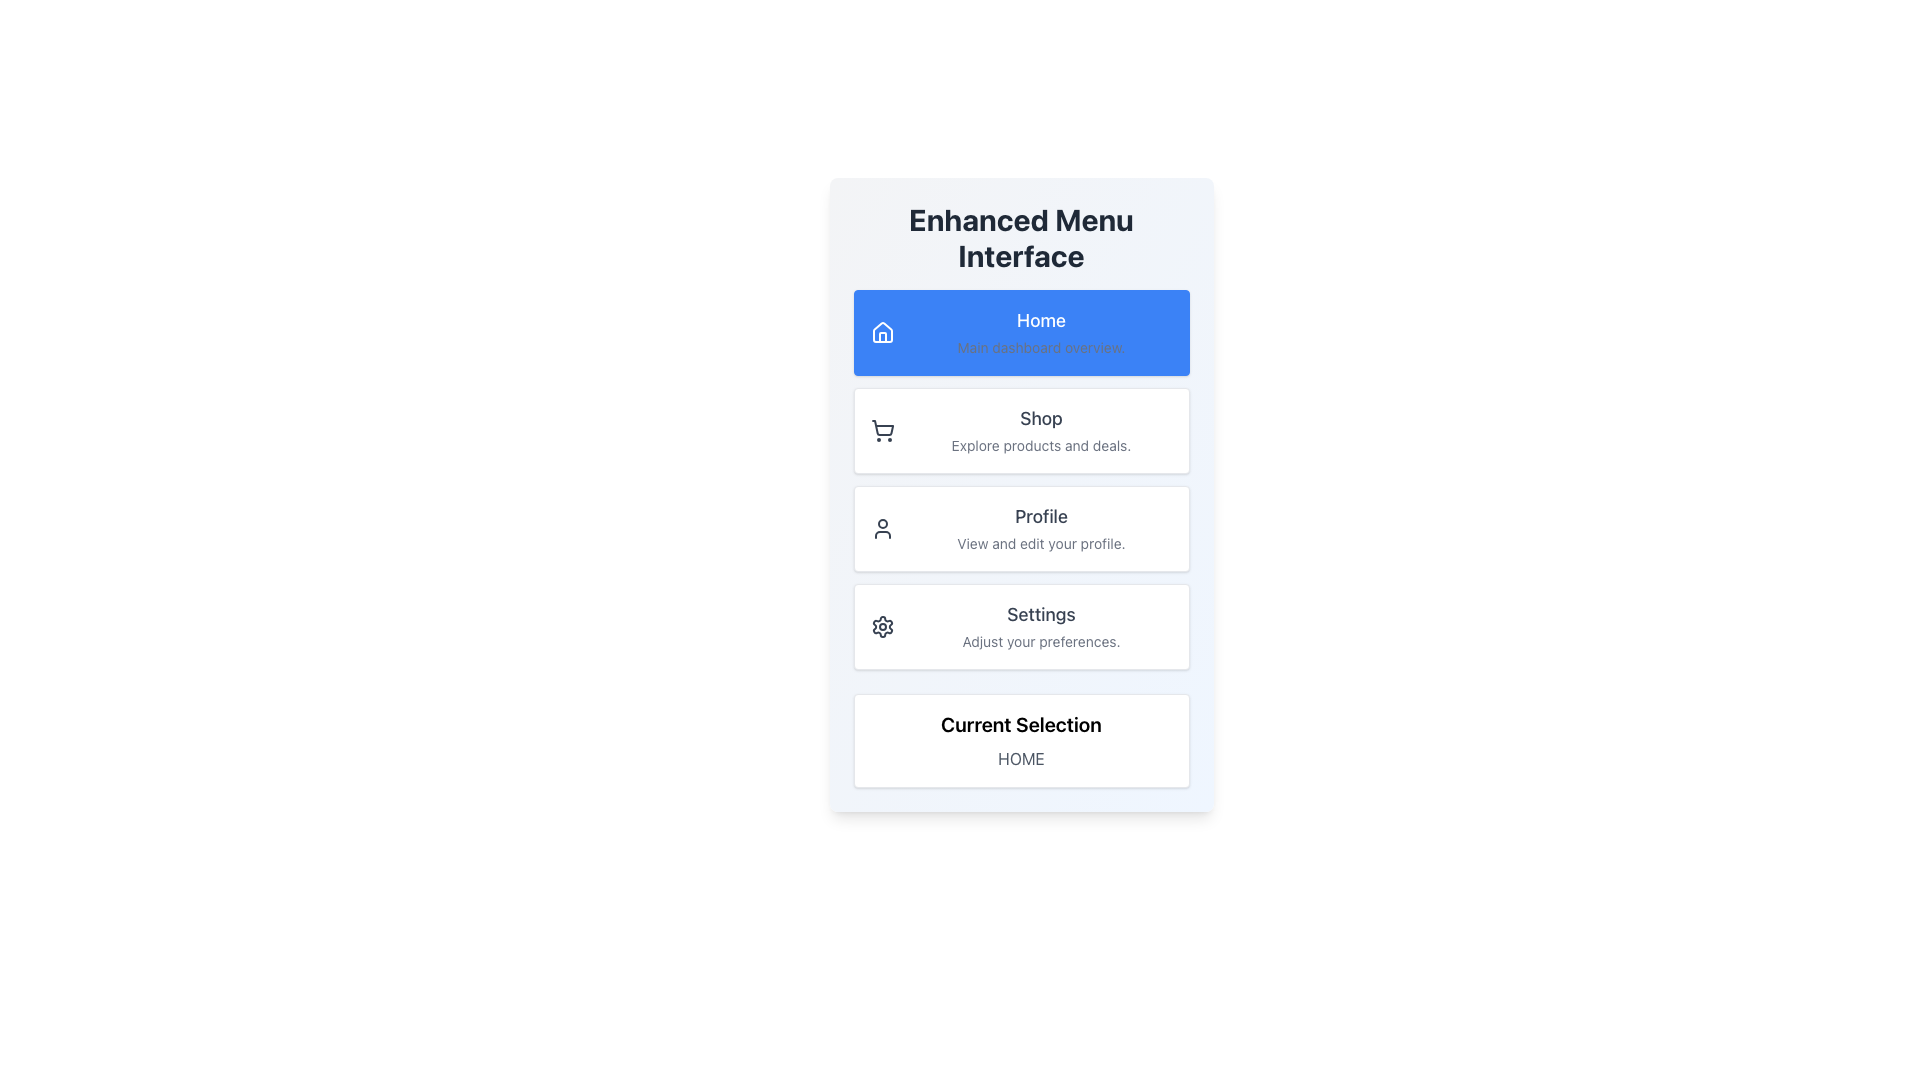 The height and width of the screenshot is (1080, 1920). What do you see at coordinates (1040, 543) in the screenshot?
I see `the text element displaying 'View and edit your profile.' which is located directly below the 'Profile' title in the menu interface` at bounding box center [1040, 543].